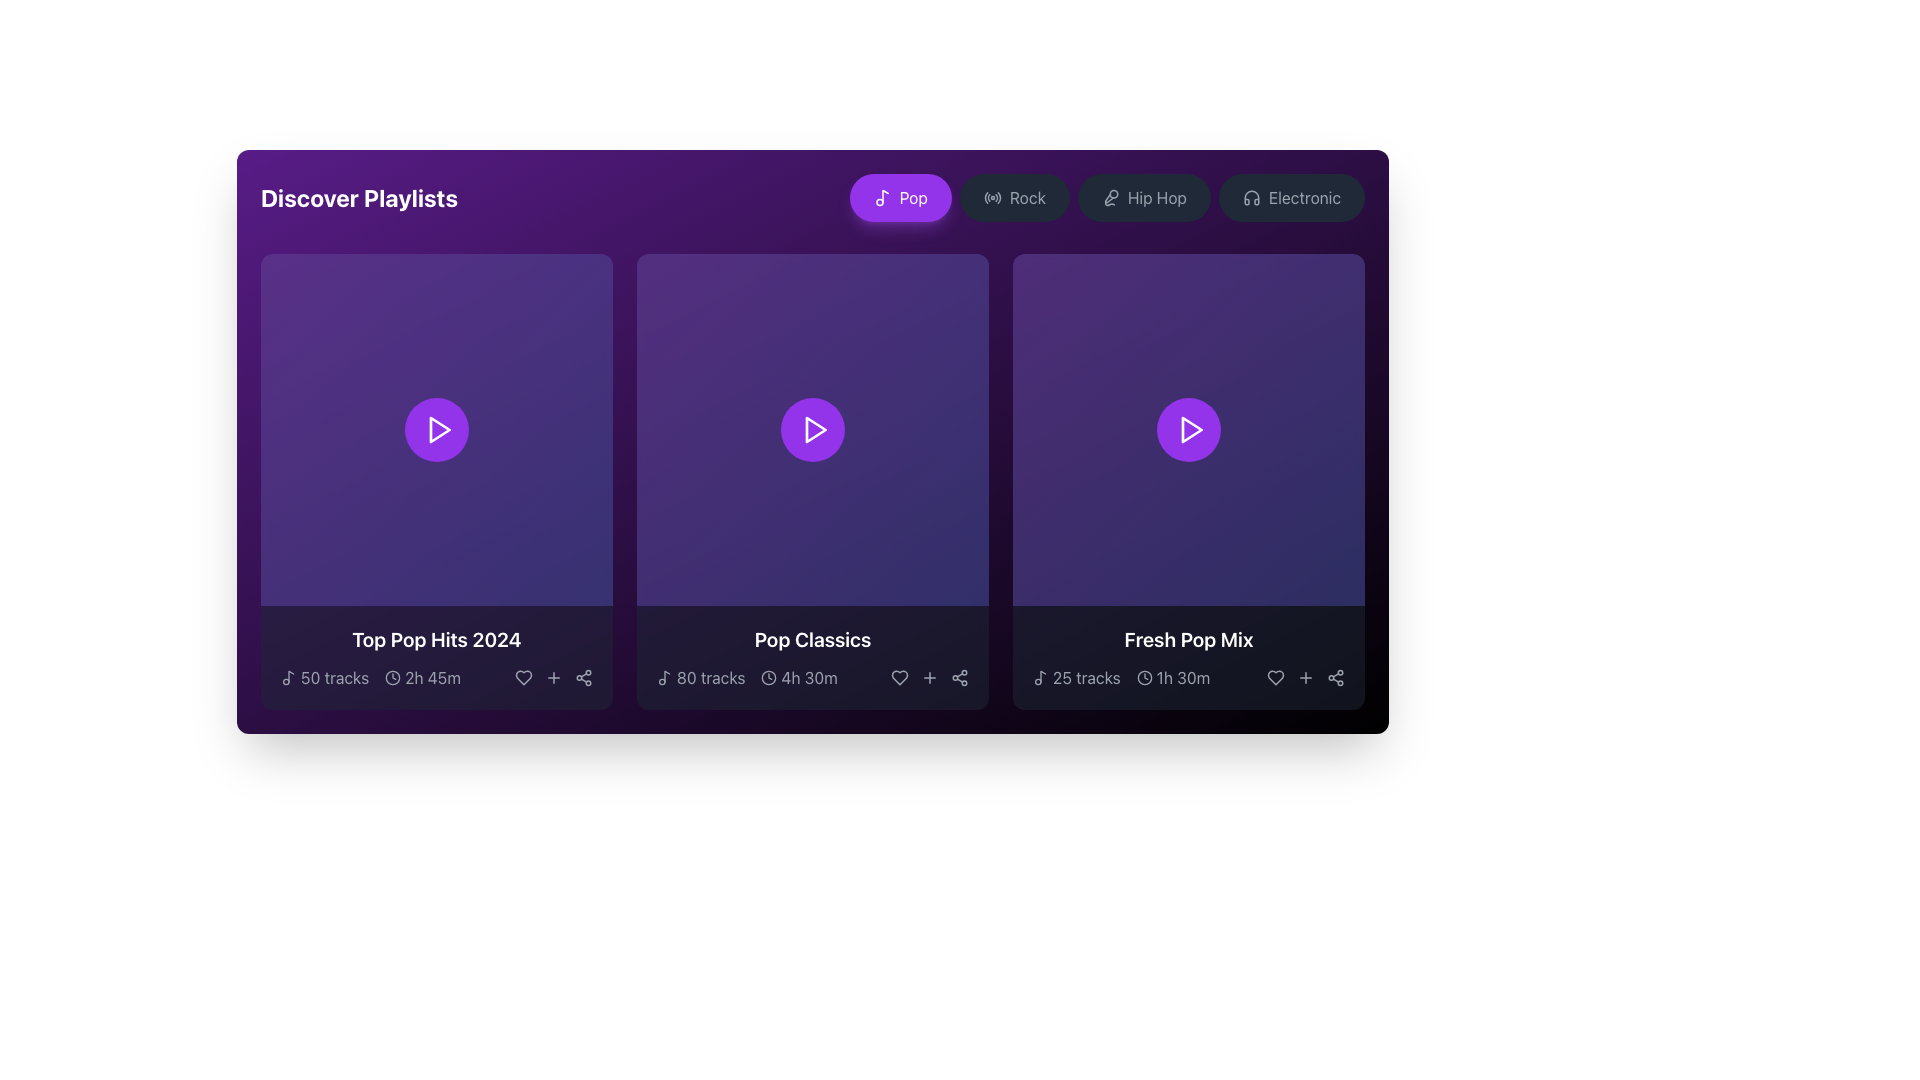 Image resolution: width=1920 pixels, height=1080 pixels. What do you see at coordinates (667, 675) in the screenshot?
I see `the Icon component resembling a musical note's stem and flag, located before the text '80 tracks' under the 'Pop Classics' playlist` at bounding box center [667, 675].